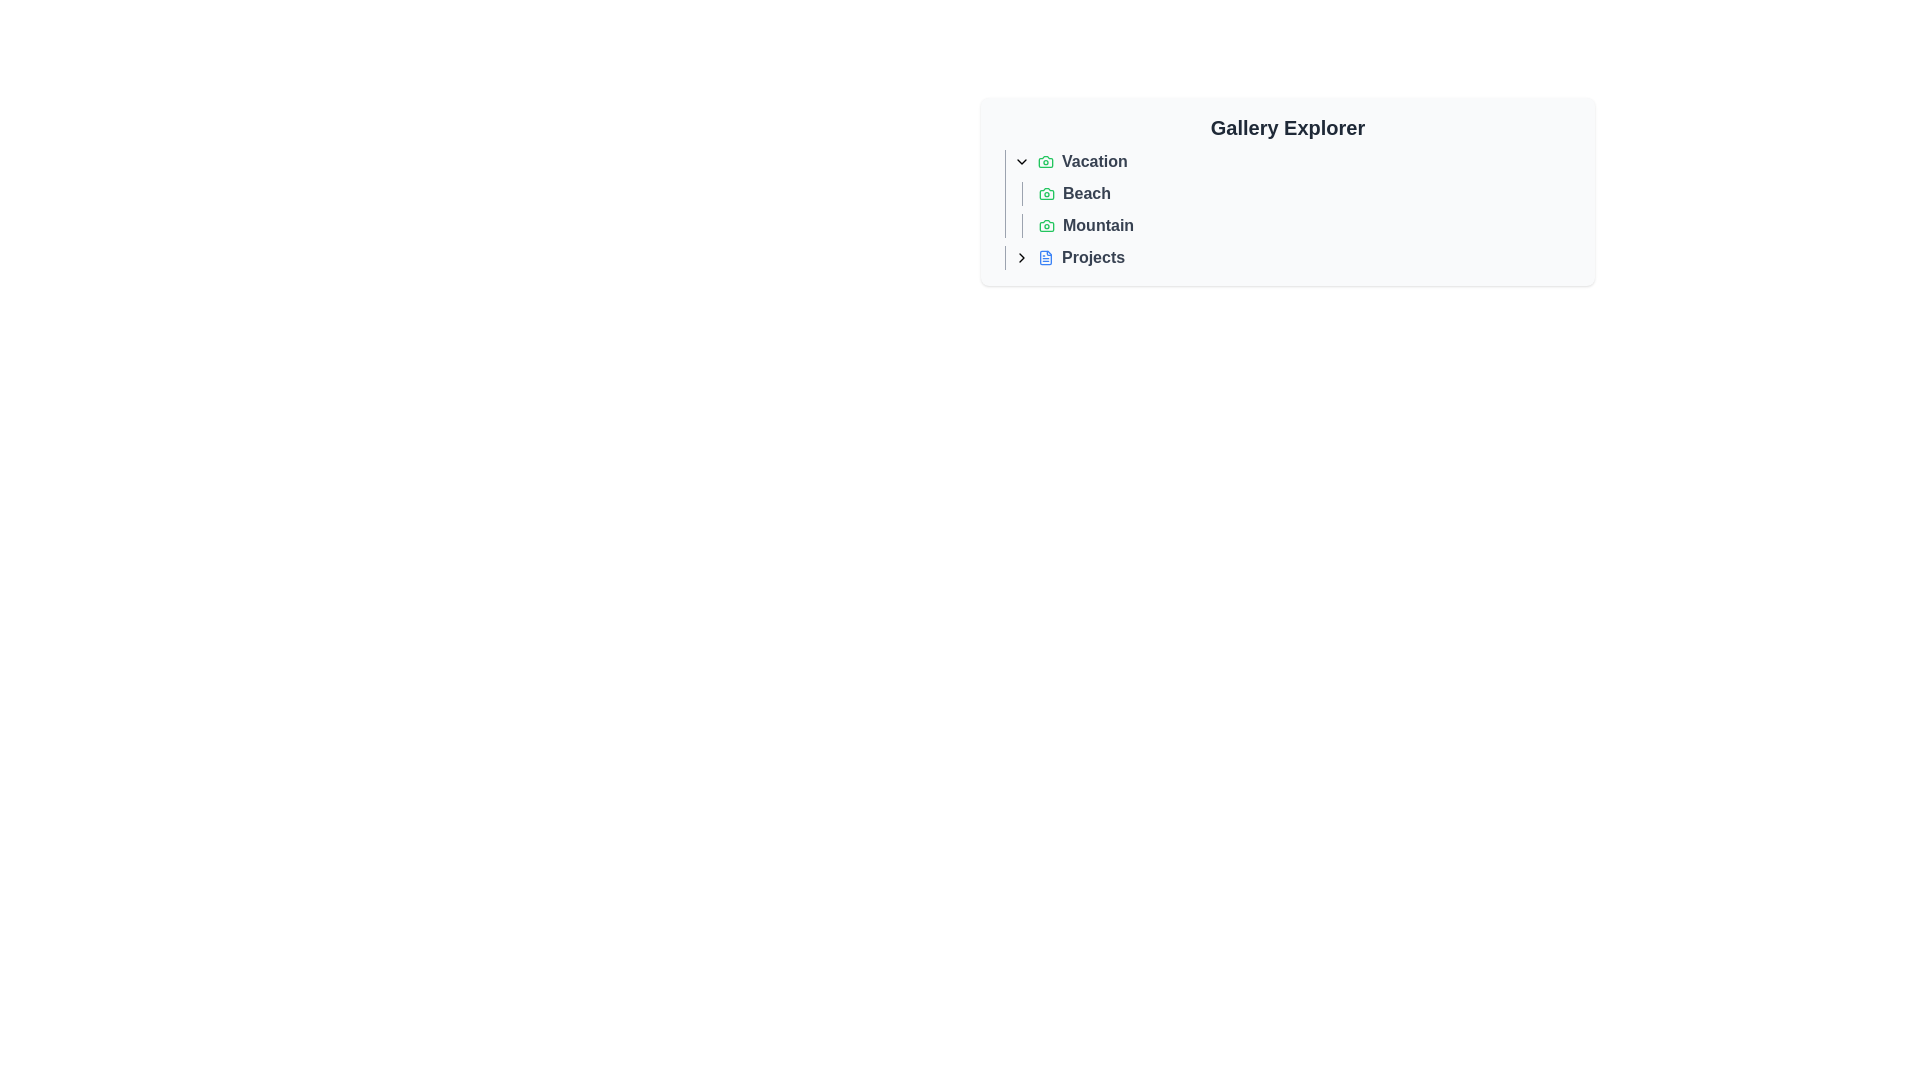 This screenshot has height=1080, width=1920. I want to click on the expand/collapse button located to the left of the 'Projects' text to observe any tooltip or cursor changes, so click(1022, 257).